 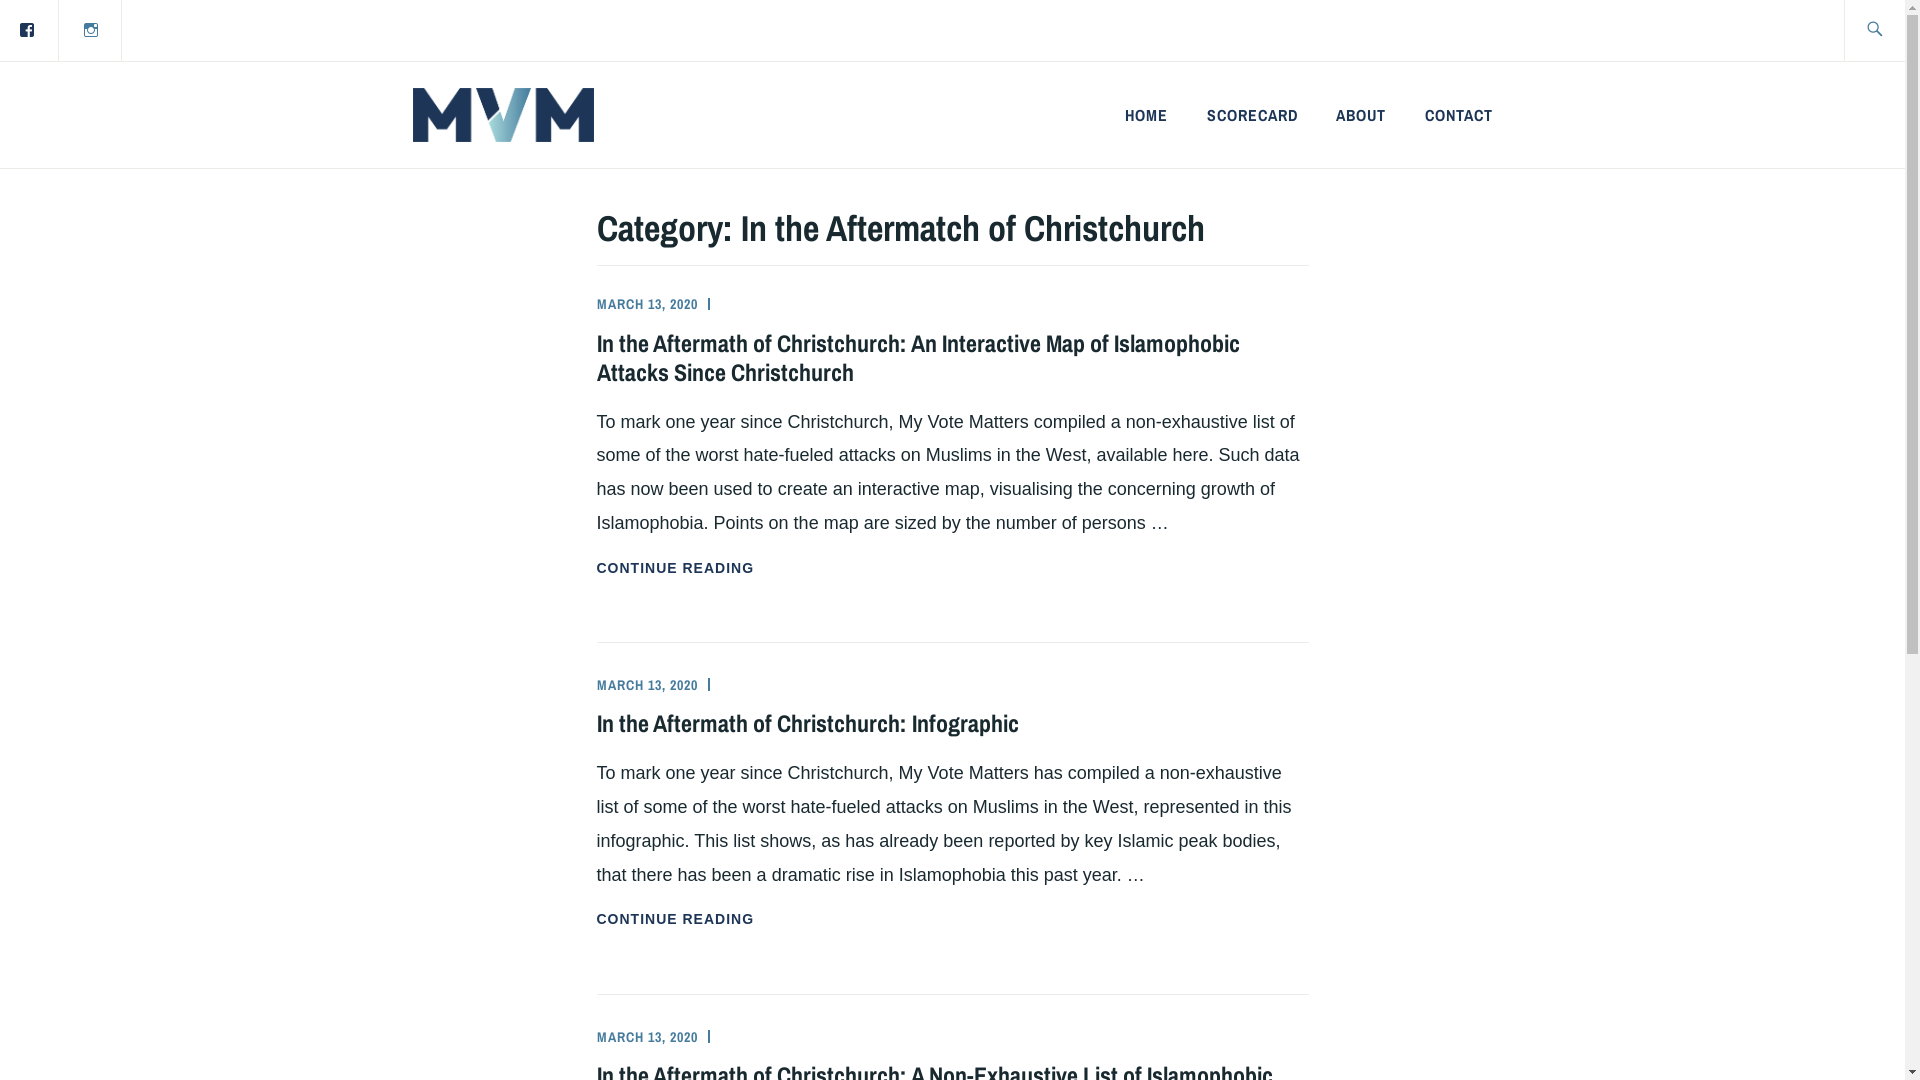 What do you see at coordinates (646, 304) in the screenshot?
I see `'MARCH 13, 2020'` at bounding box center [646, 304].